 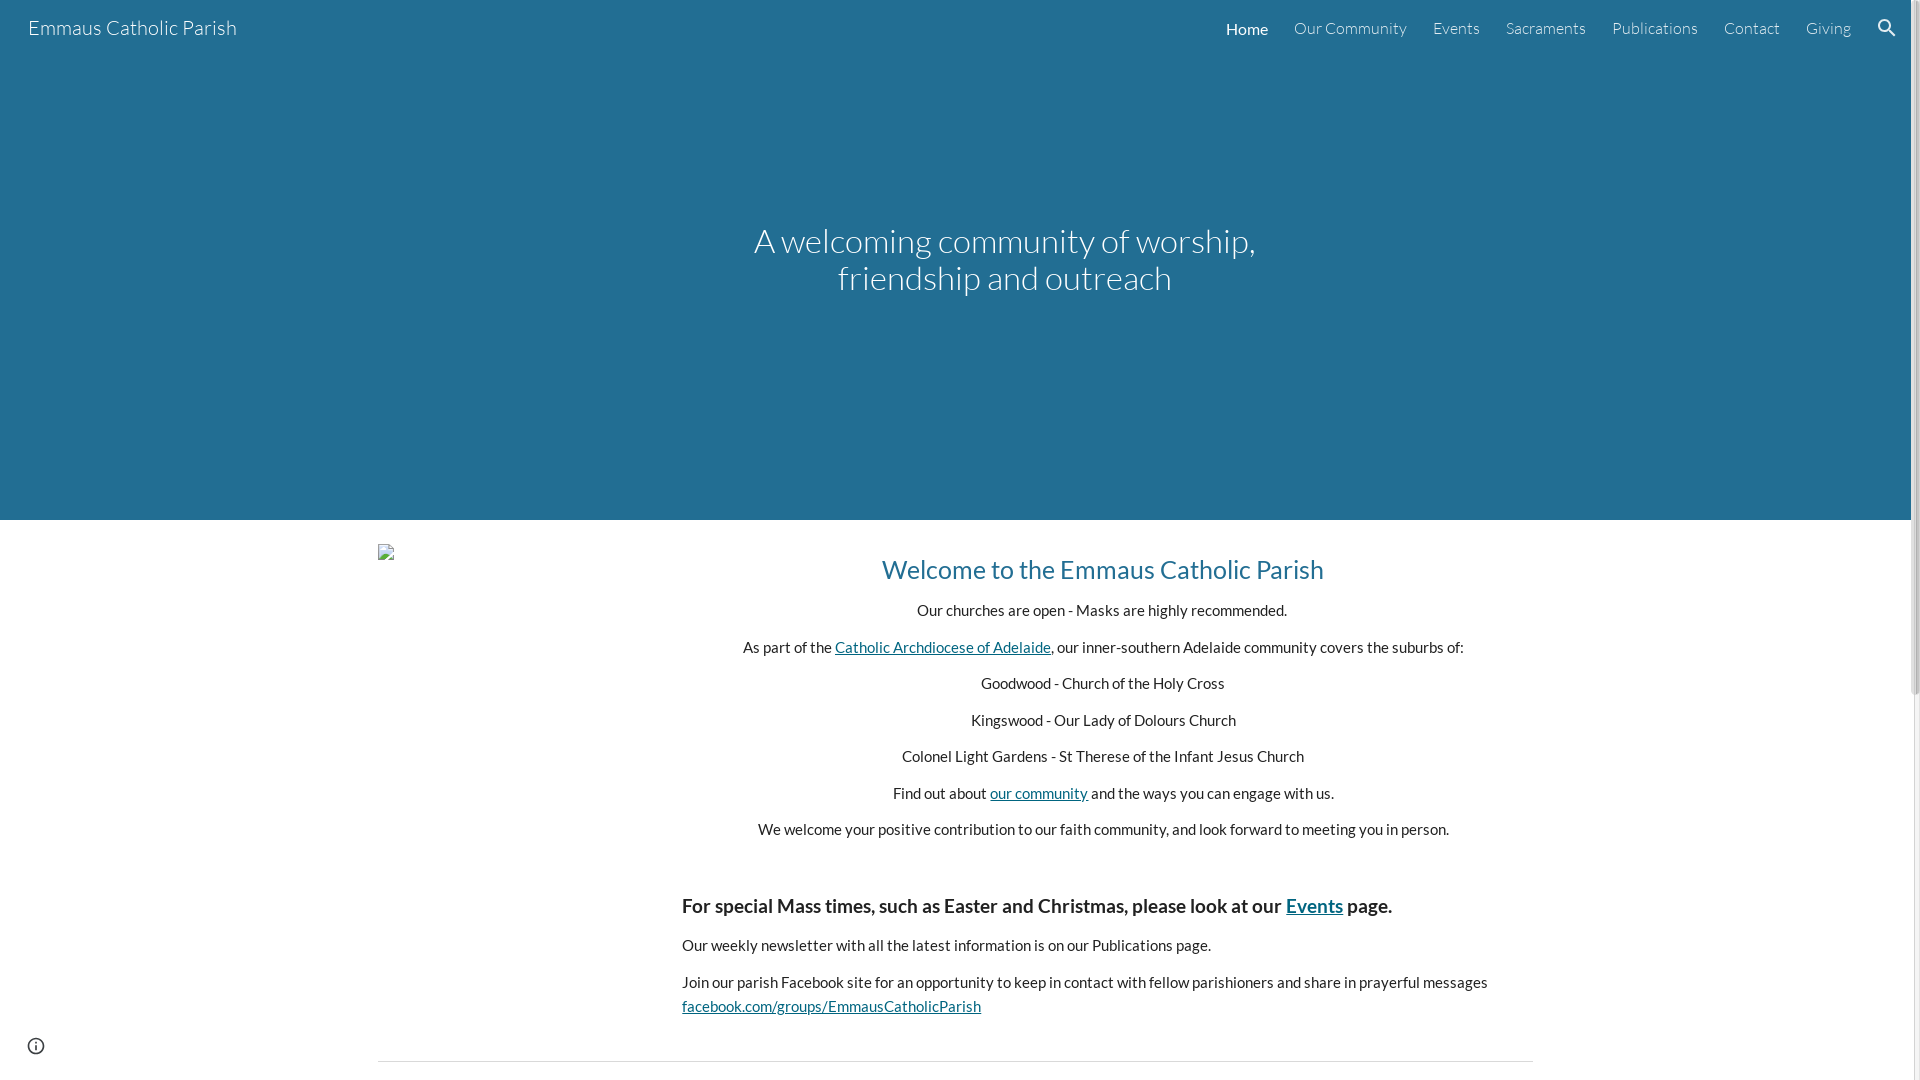 I want to click on 'Emmaus Catholic Parish', so click(x=15, y=25).